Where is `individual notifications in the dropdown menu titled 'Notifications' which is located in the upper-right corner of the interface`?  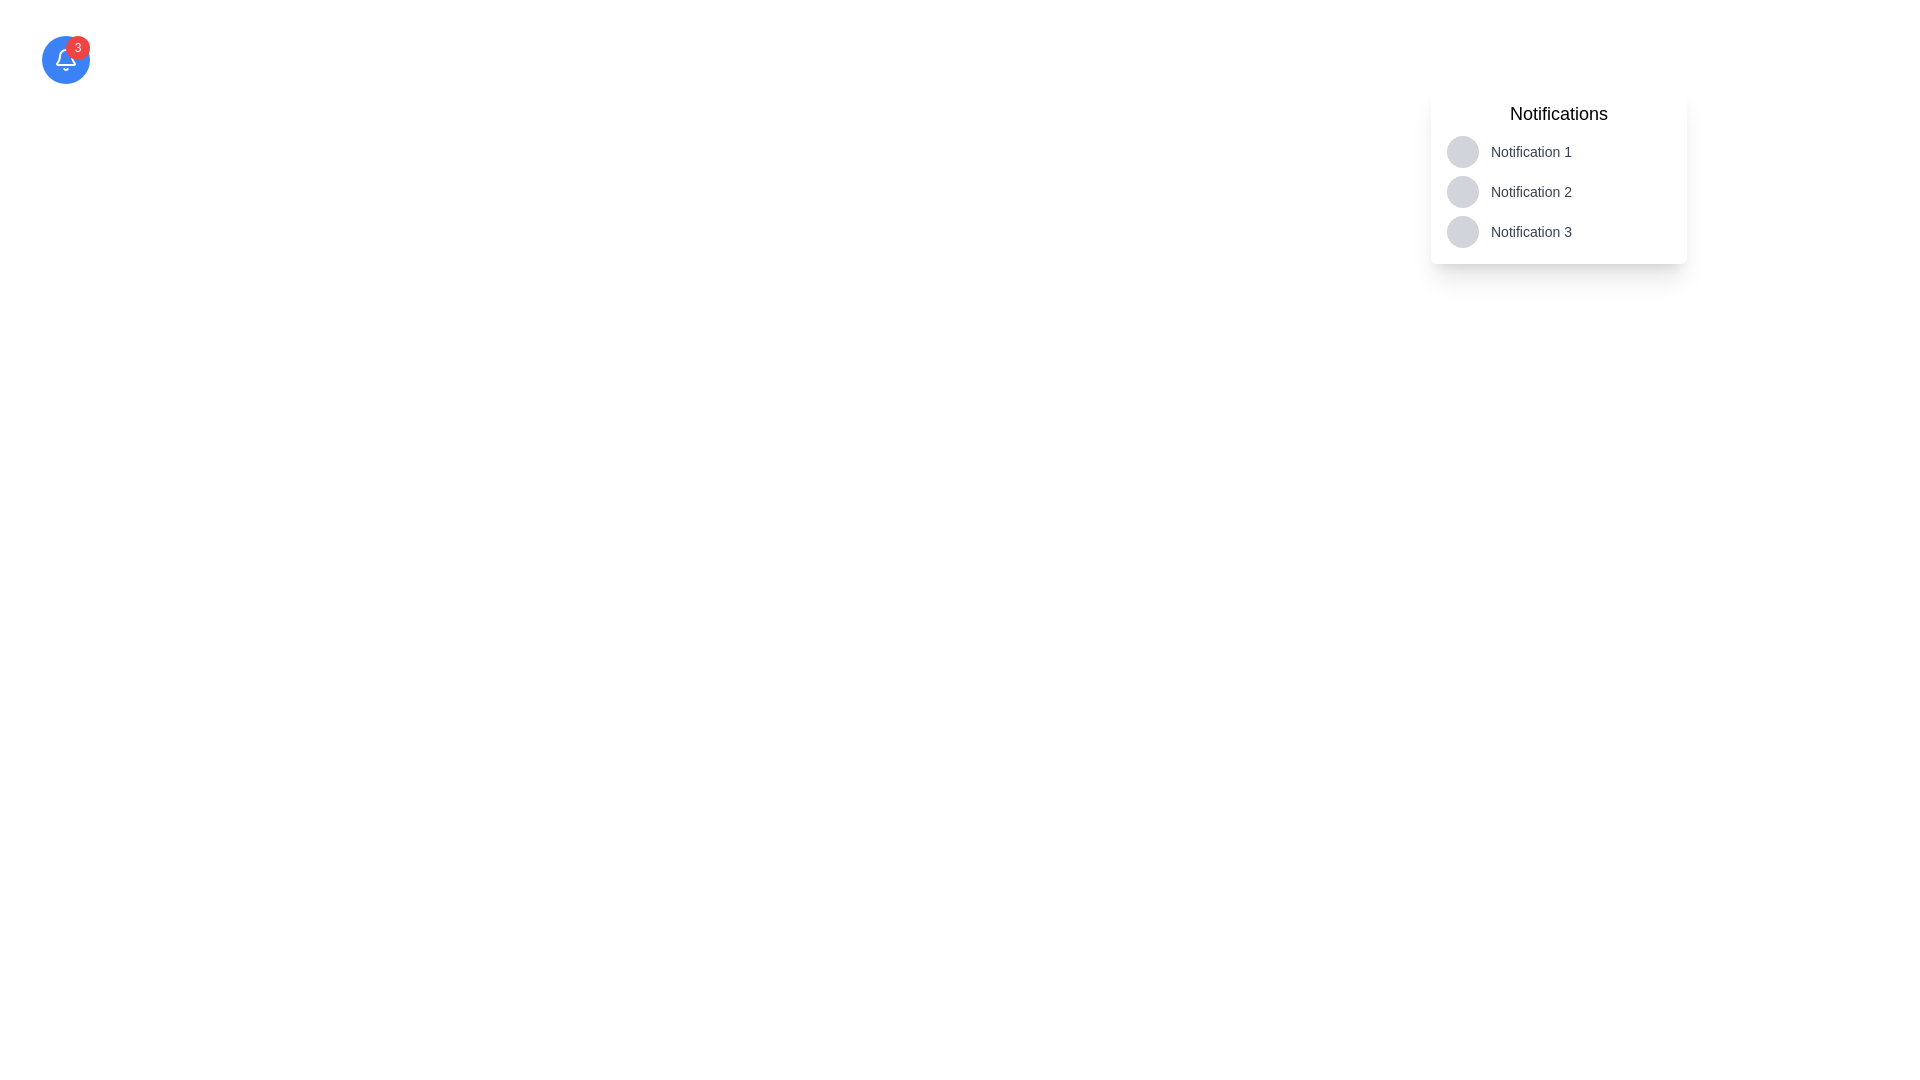
individual notifications in the dropdown menu titled 'Notifications' which is located in the upper-right corner of the interface is located at coordinates (1558, 172).